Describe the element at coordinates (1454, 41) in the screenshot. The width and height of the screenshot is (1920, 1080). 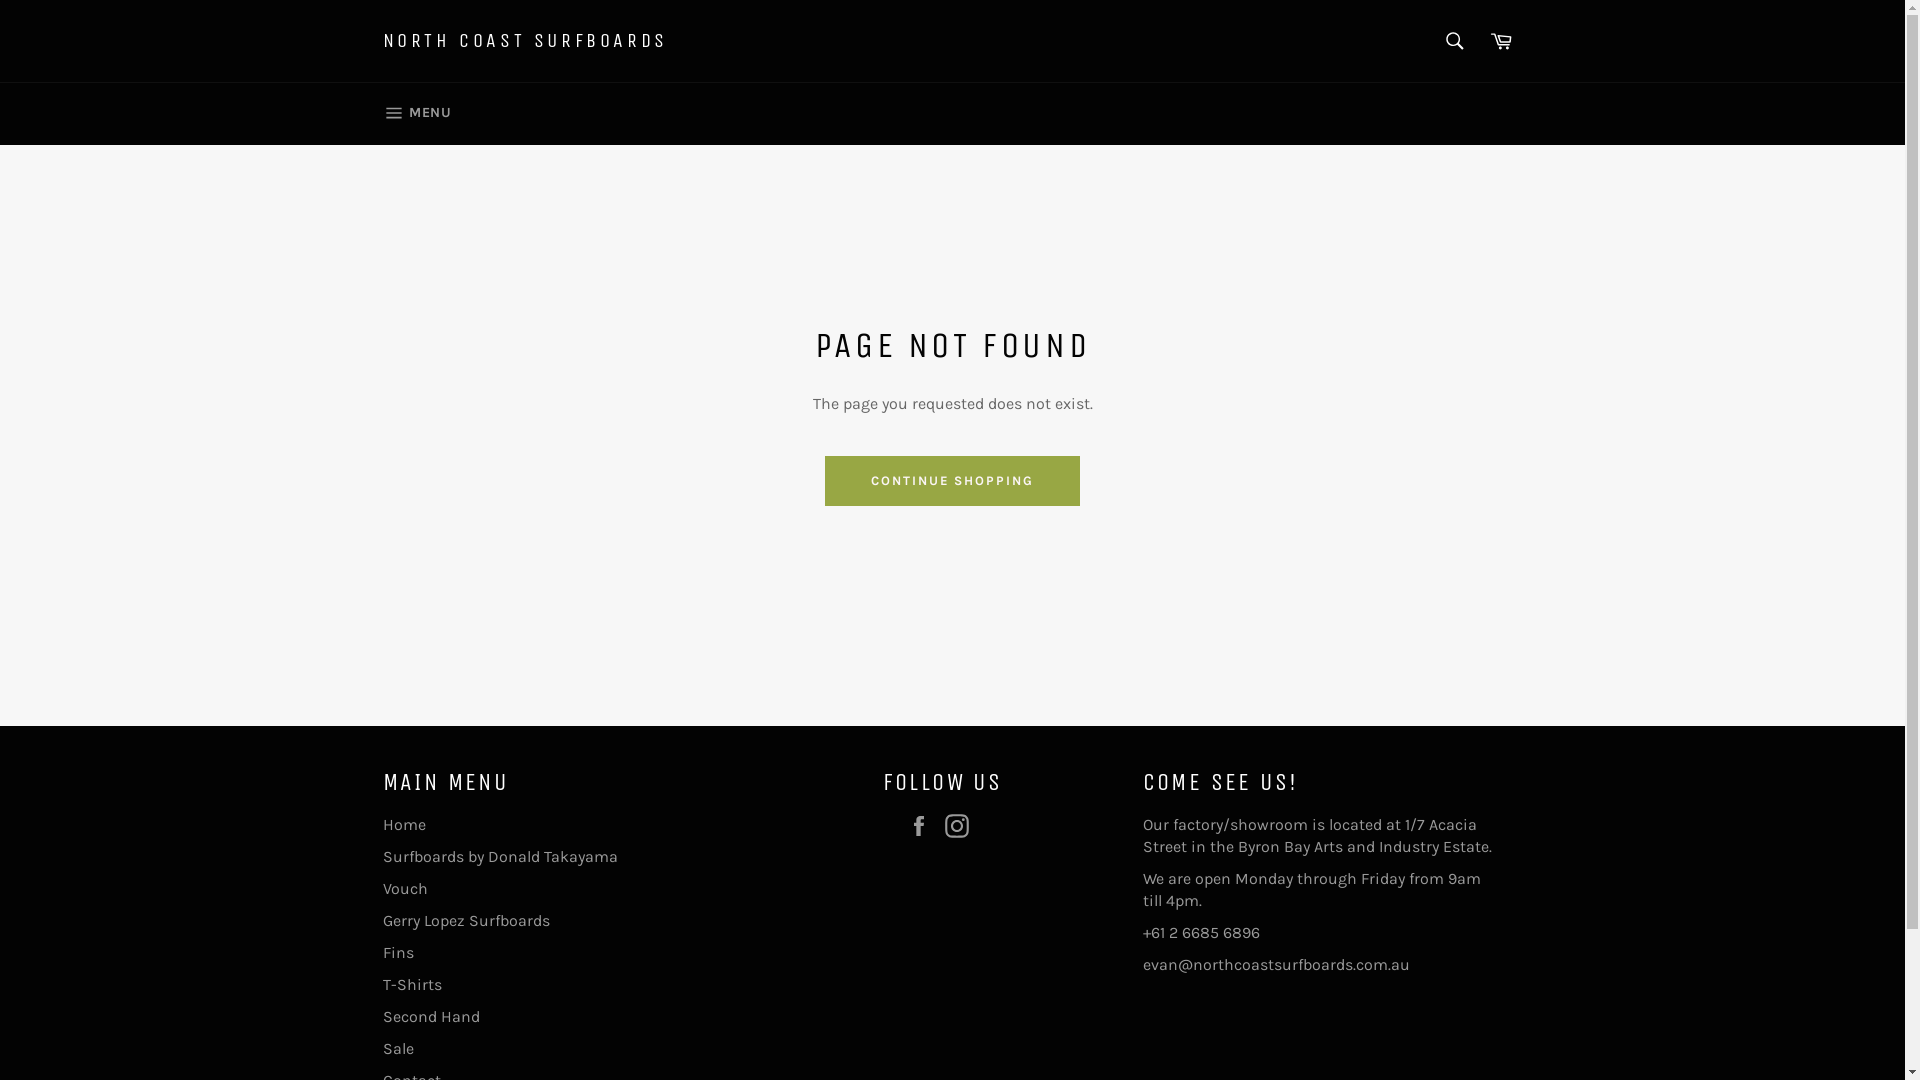
I see `'Search'` at that location.